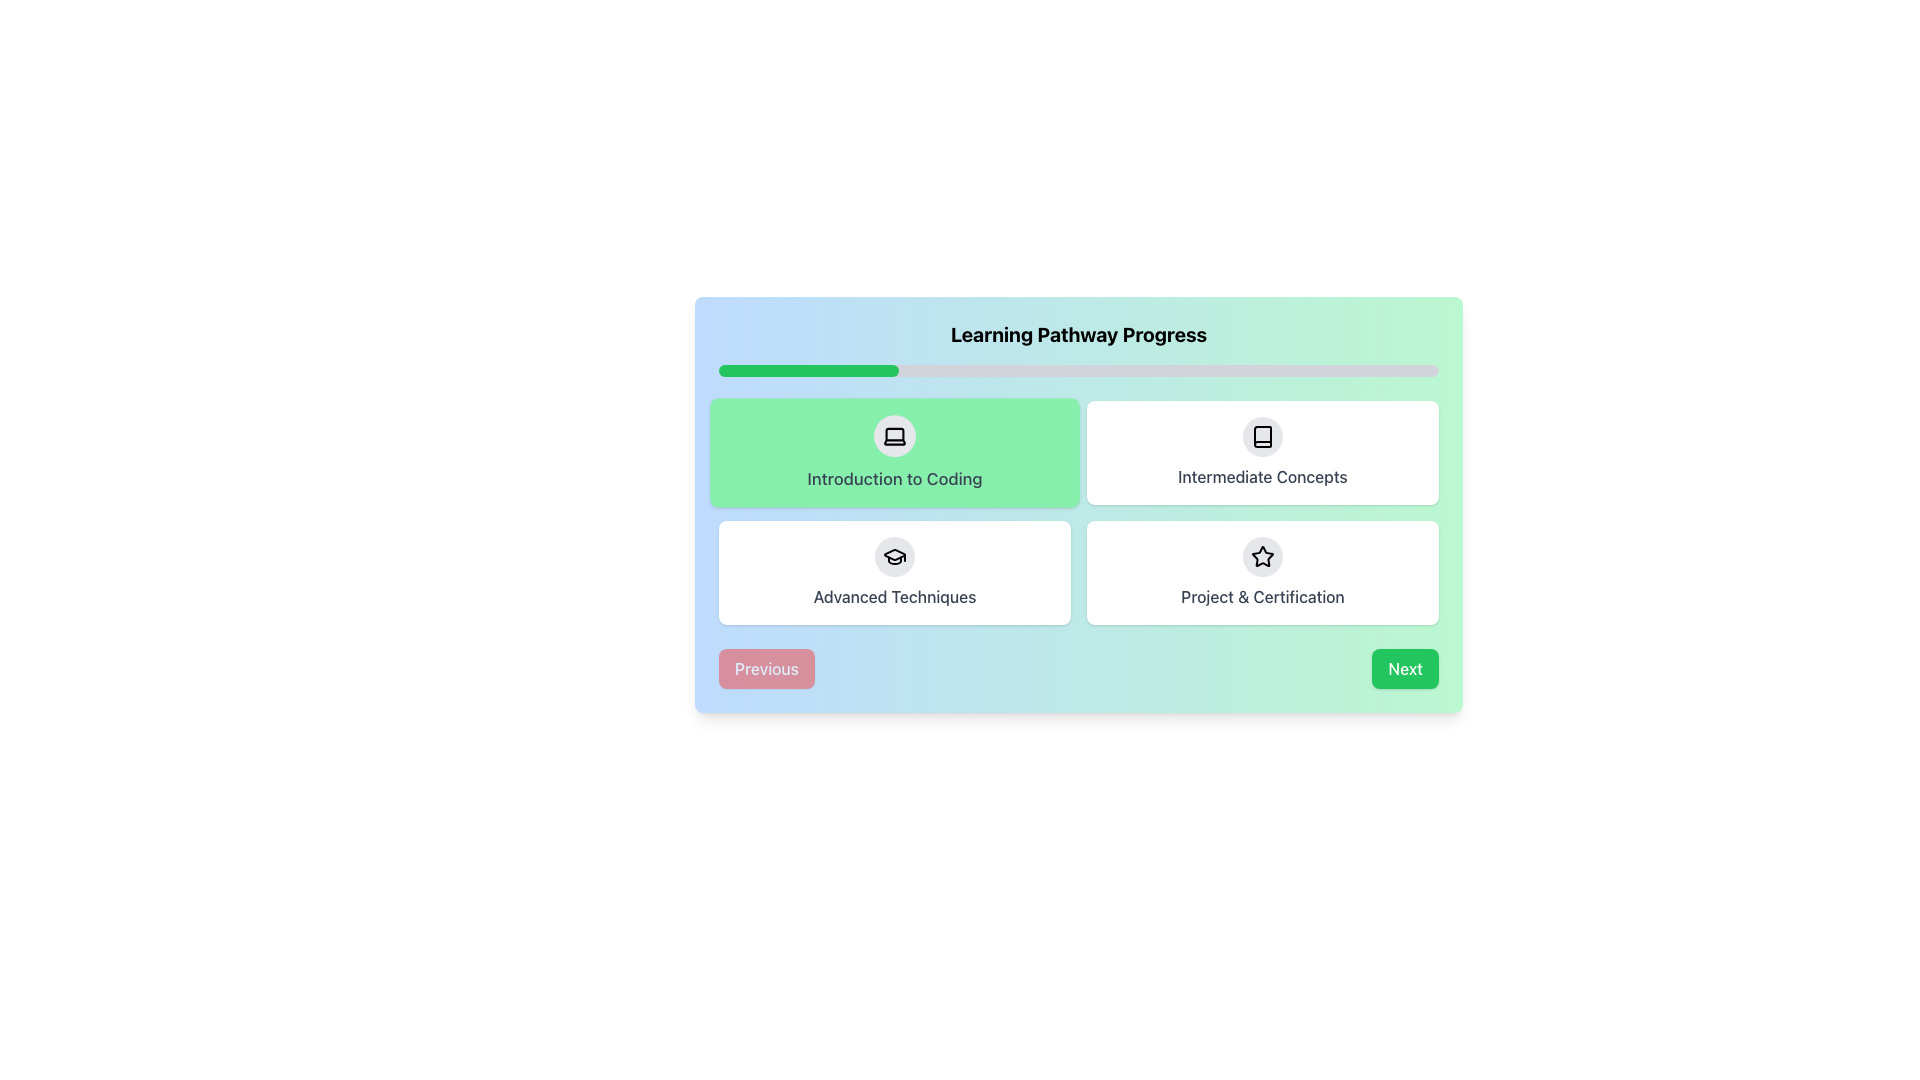 Image resolution: width=1920 pixels, height=1080 pixels. Describe the element at coordinates (1078, 334) in the screenshot. I see `the text label that indicates the purpose of the learning progress section, which is located above the progress bar and related content` at that location.